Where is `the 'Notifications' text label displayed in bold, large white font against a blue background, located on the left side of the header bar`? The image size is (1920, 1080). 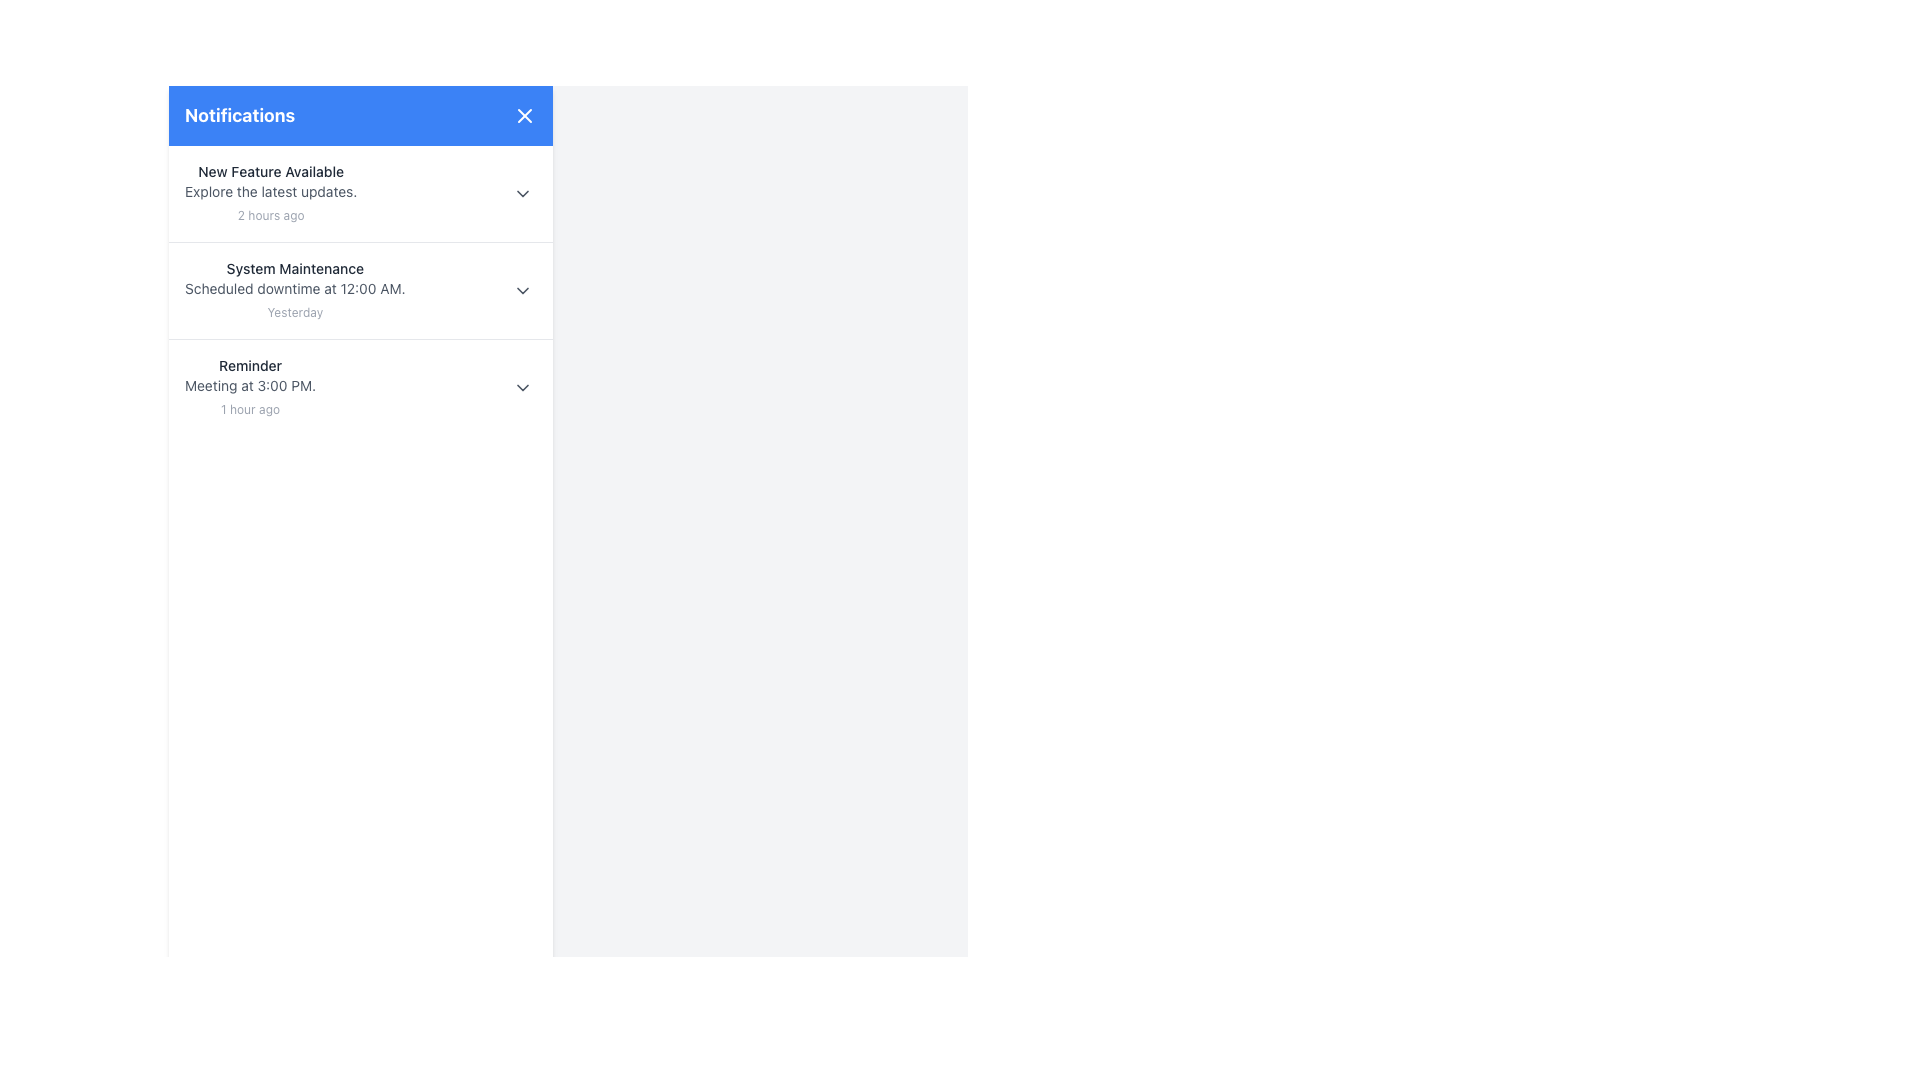
the 'Notifications' text label displayed in bold, large white font against a blue background, located on the left side of the header bar is located at coordinates (240, 115).